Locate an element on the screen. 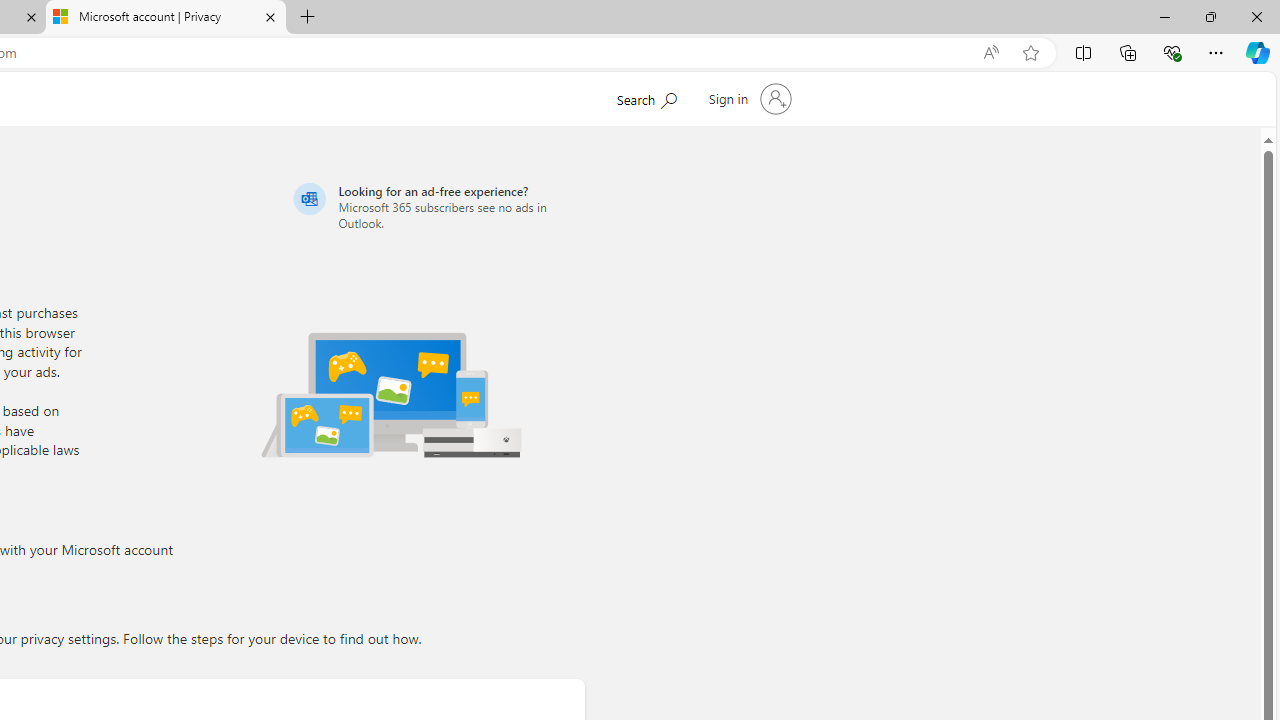  'Read aloud this page (Ctrl+Shift+U)' is located at coordinates (991, 52).